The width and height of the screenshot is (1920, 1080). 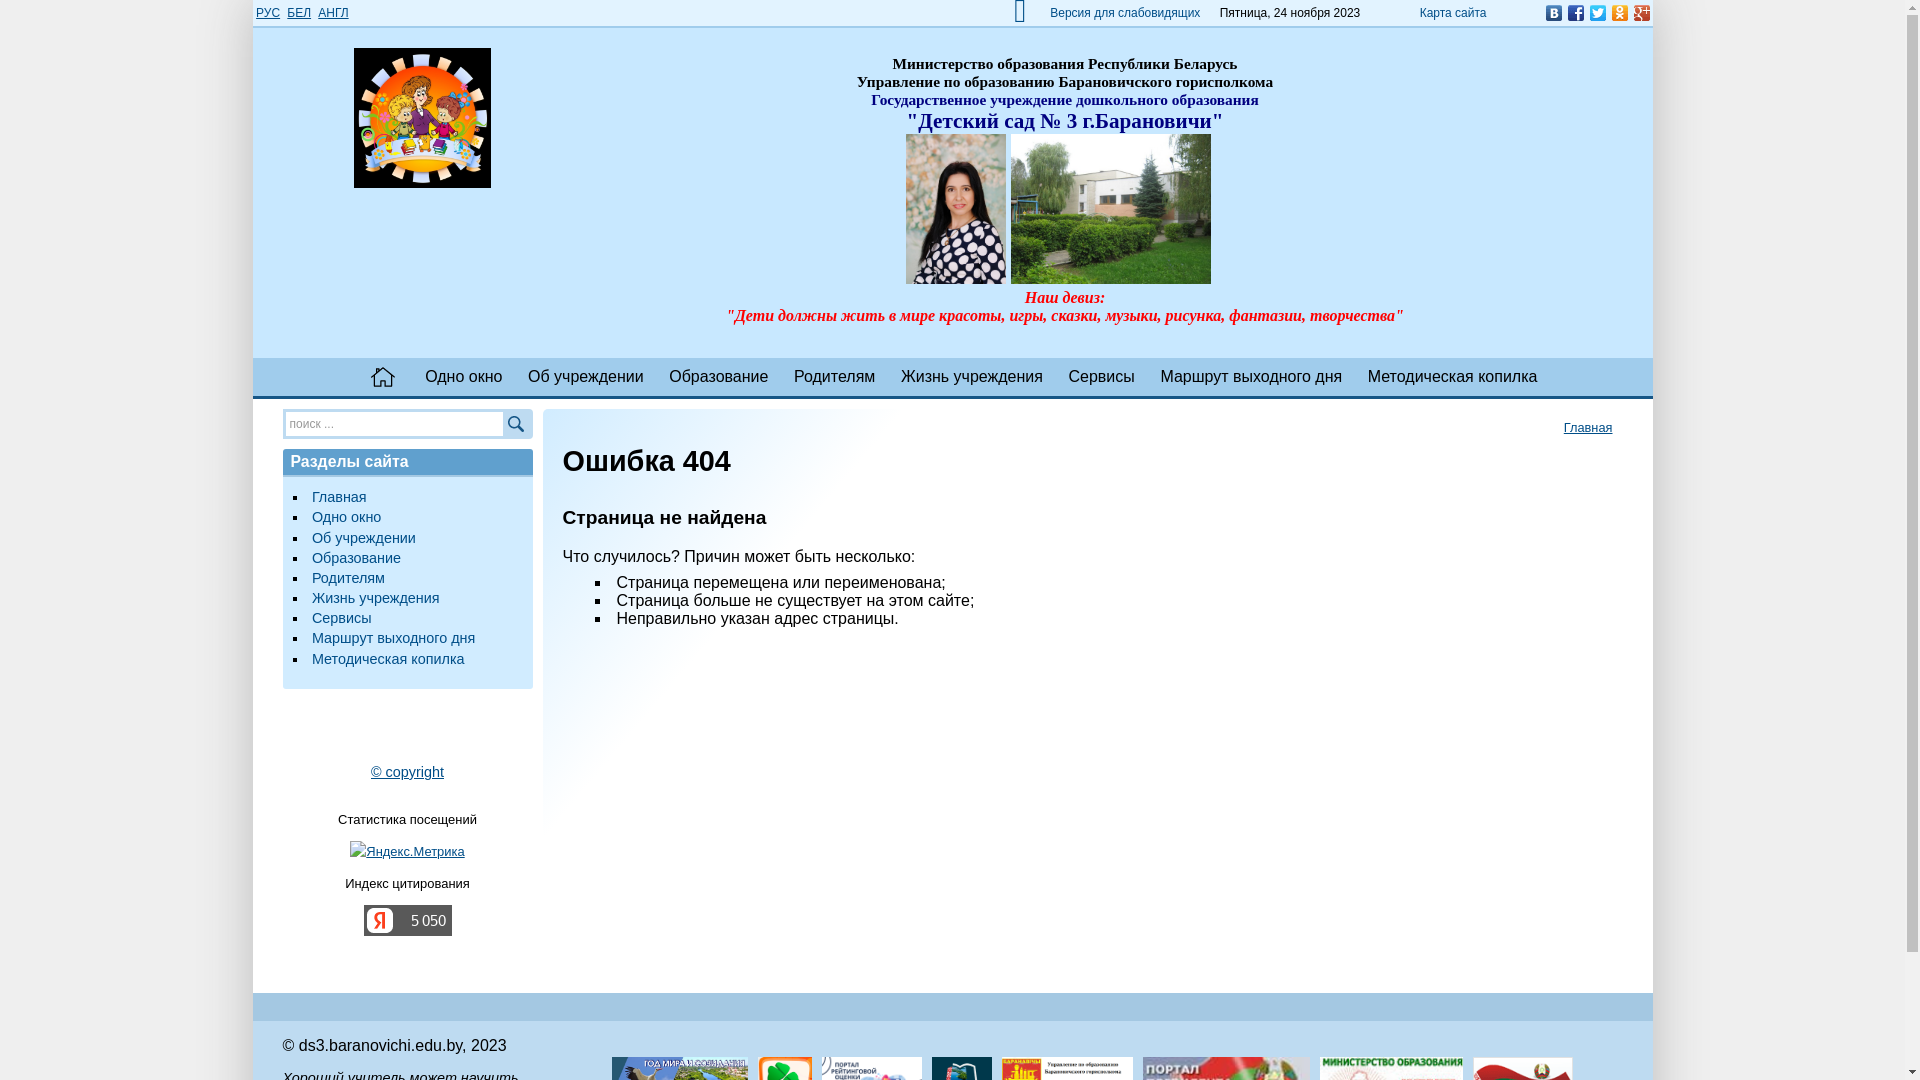 I want to click on 'Google Plus', so click(x=1630, y=12).